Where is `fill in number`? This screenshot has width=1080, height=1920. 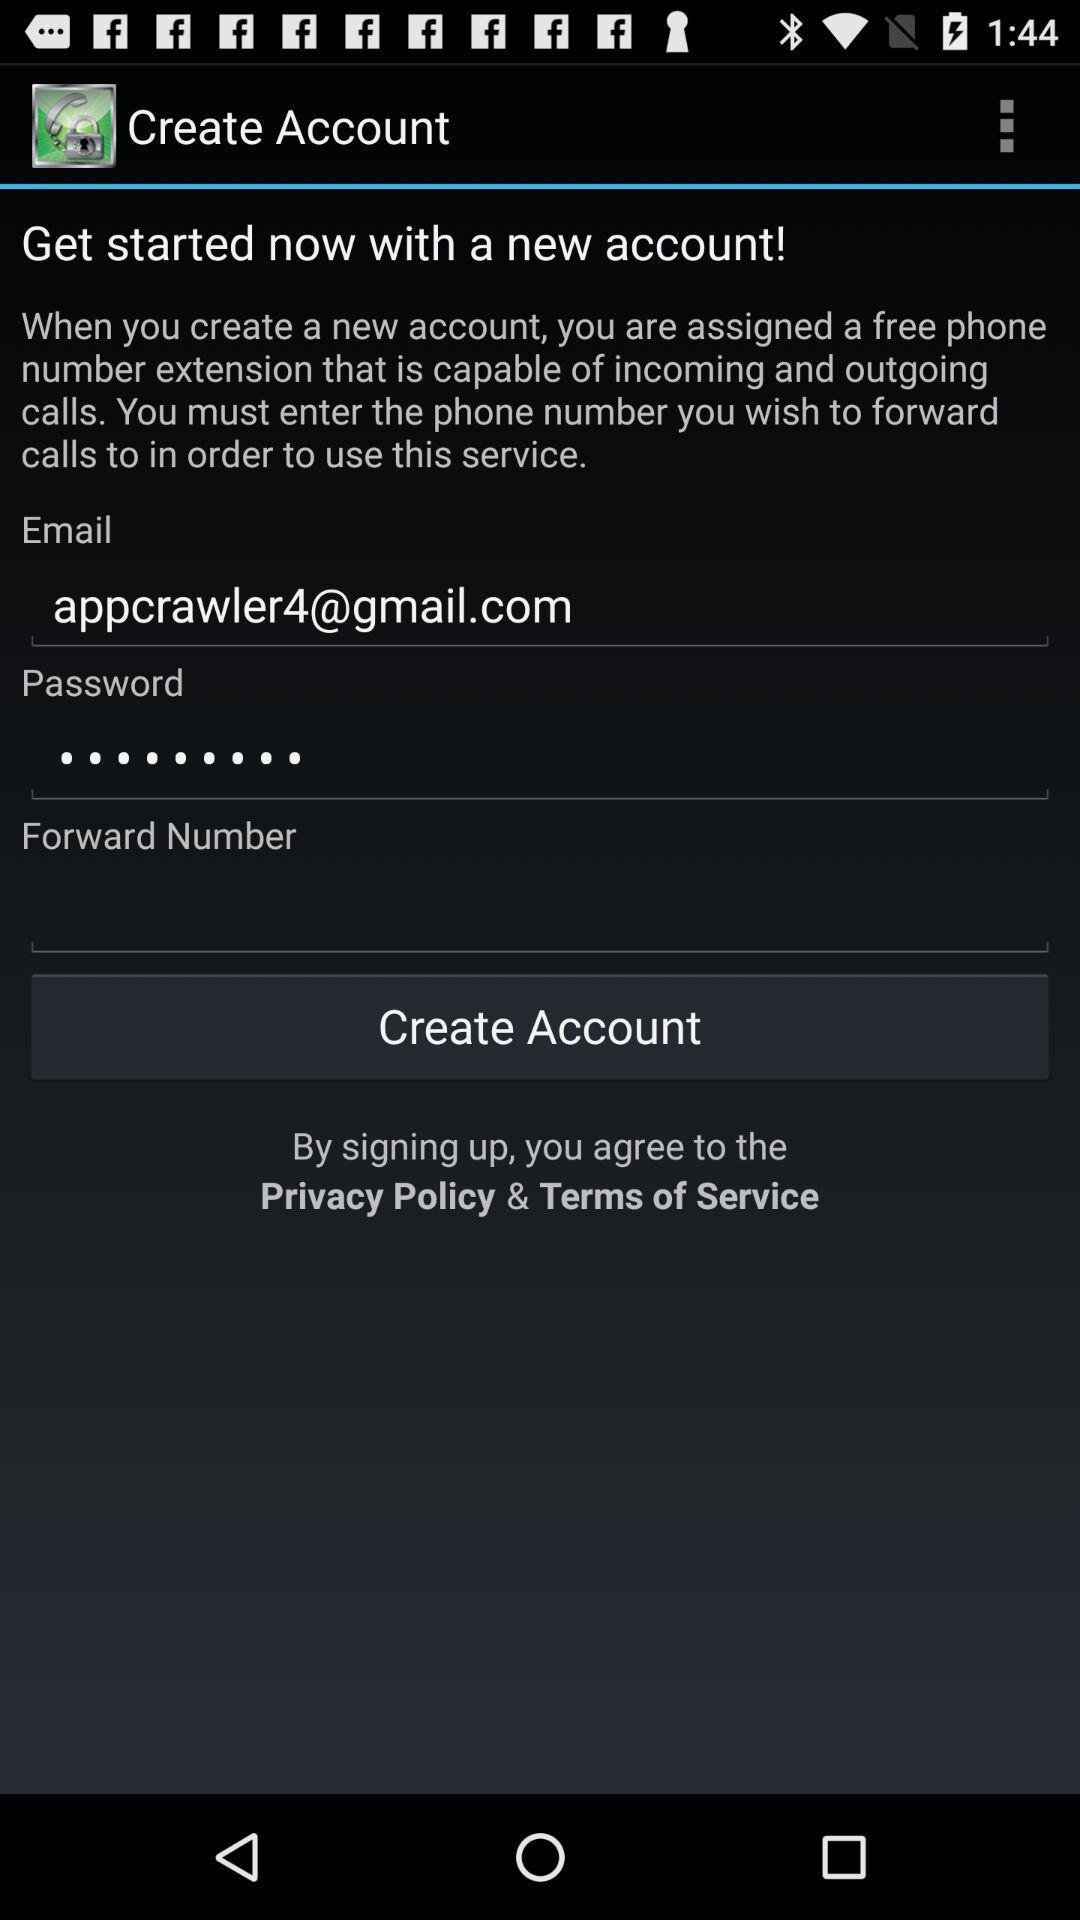 fill in number is located at coordinates (540, 910).